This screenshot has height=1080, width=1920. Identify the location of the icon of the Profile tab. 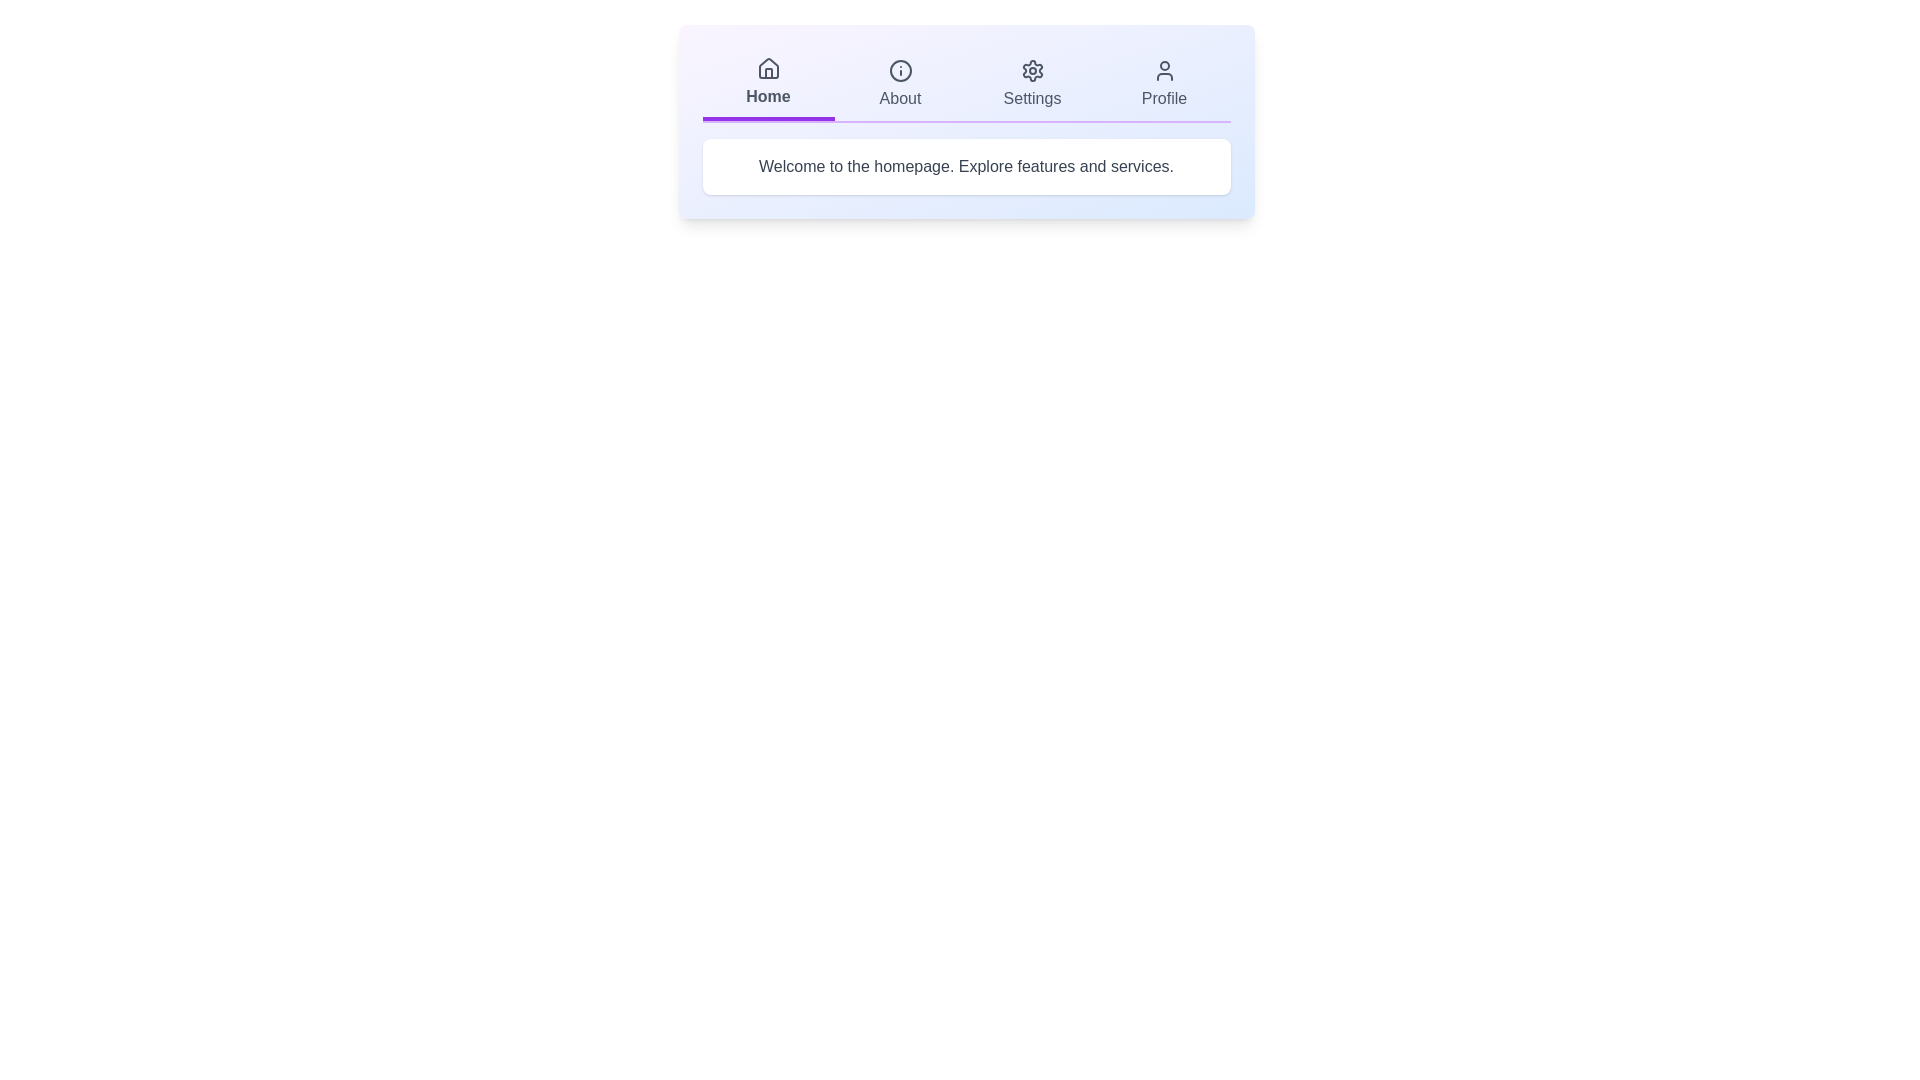
(1164, 69).